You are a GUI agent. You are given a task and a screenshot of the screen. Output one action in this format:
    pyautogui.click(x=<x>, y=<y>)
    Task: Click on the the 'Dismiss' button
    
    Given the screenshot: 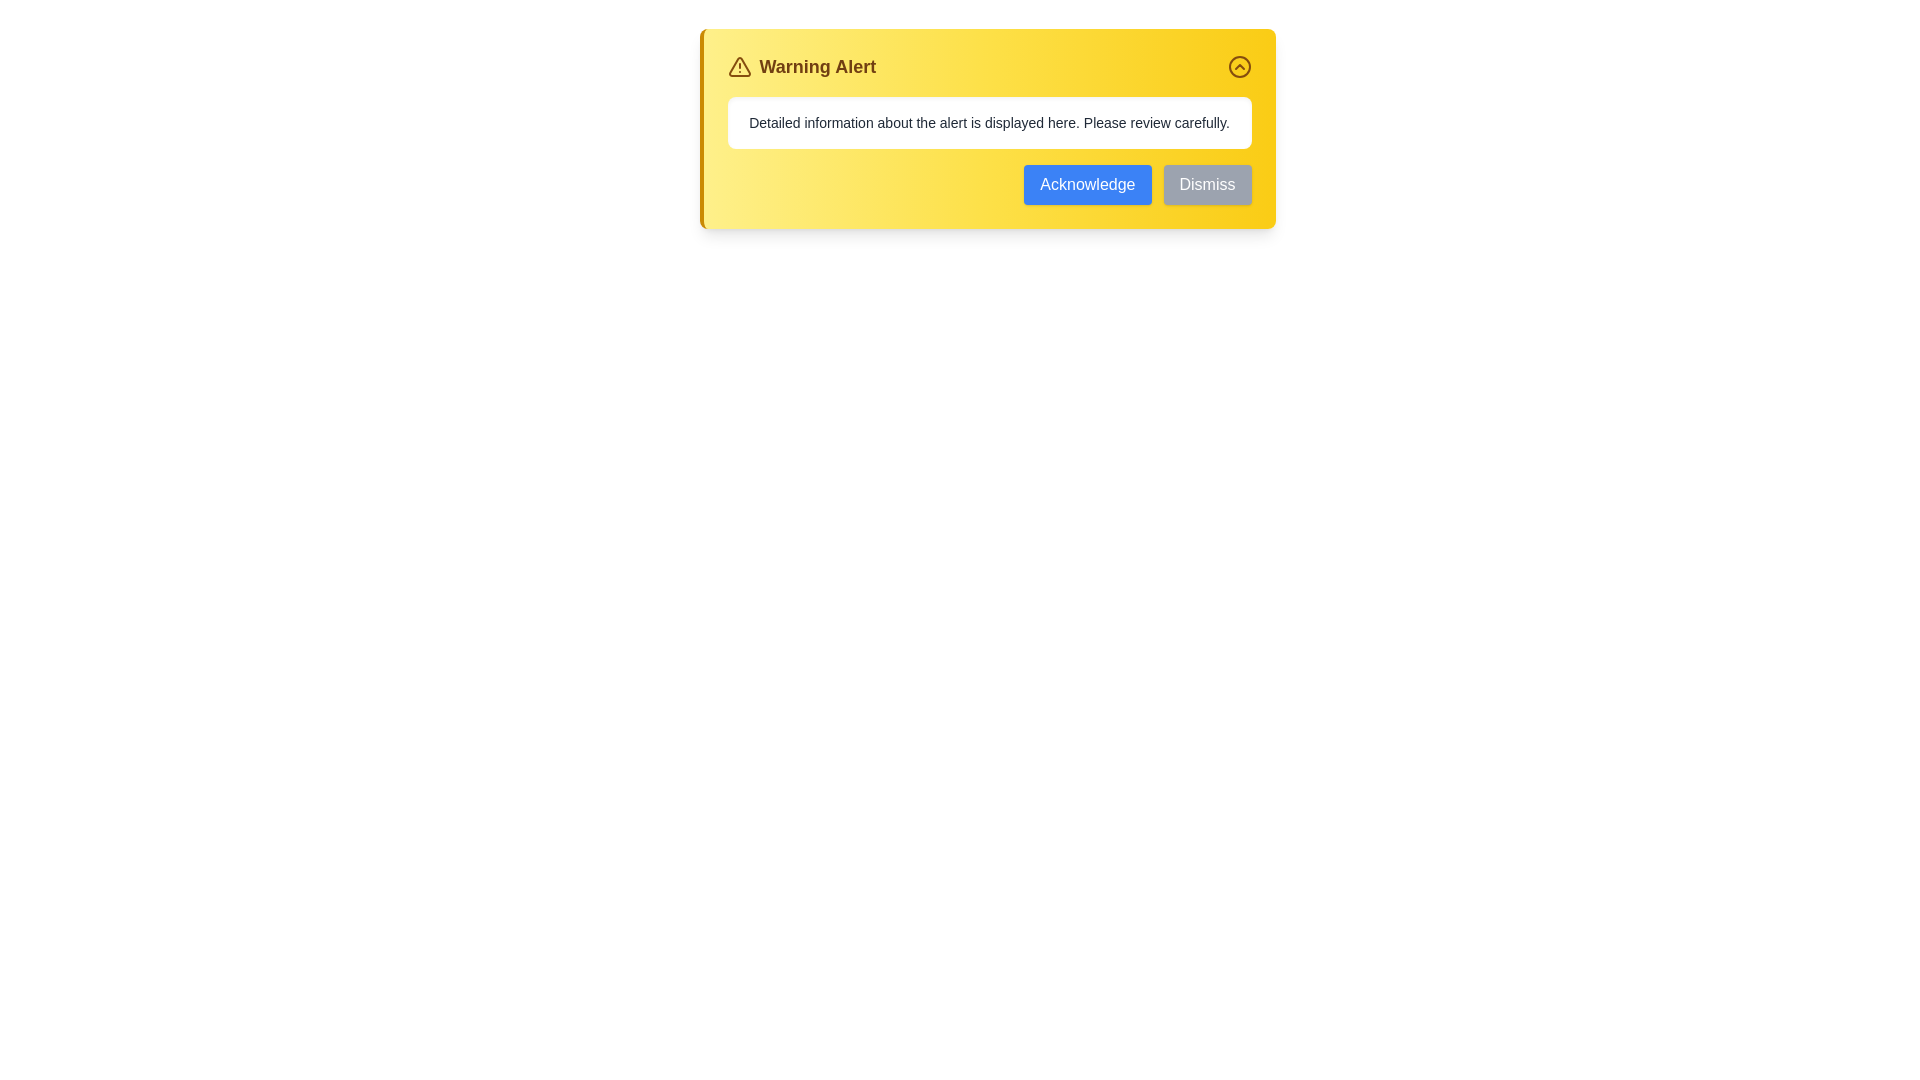 What is the action you would take?
    pyautogui.click(x=1206, y=185)
    